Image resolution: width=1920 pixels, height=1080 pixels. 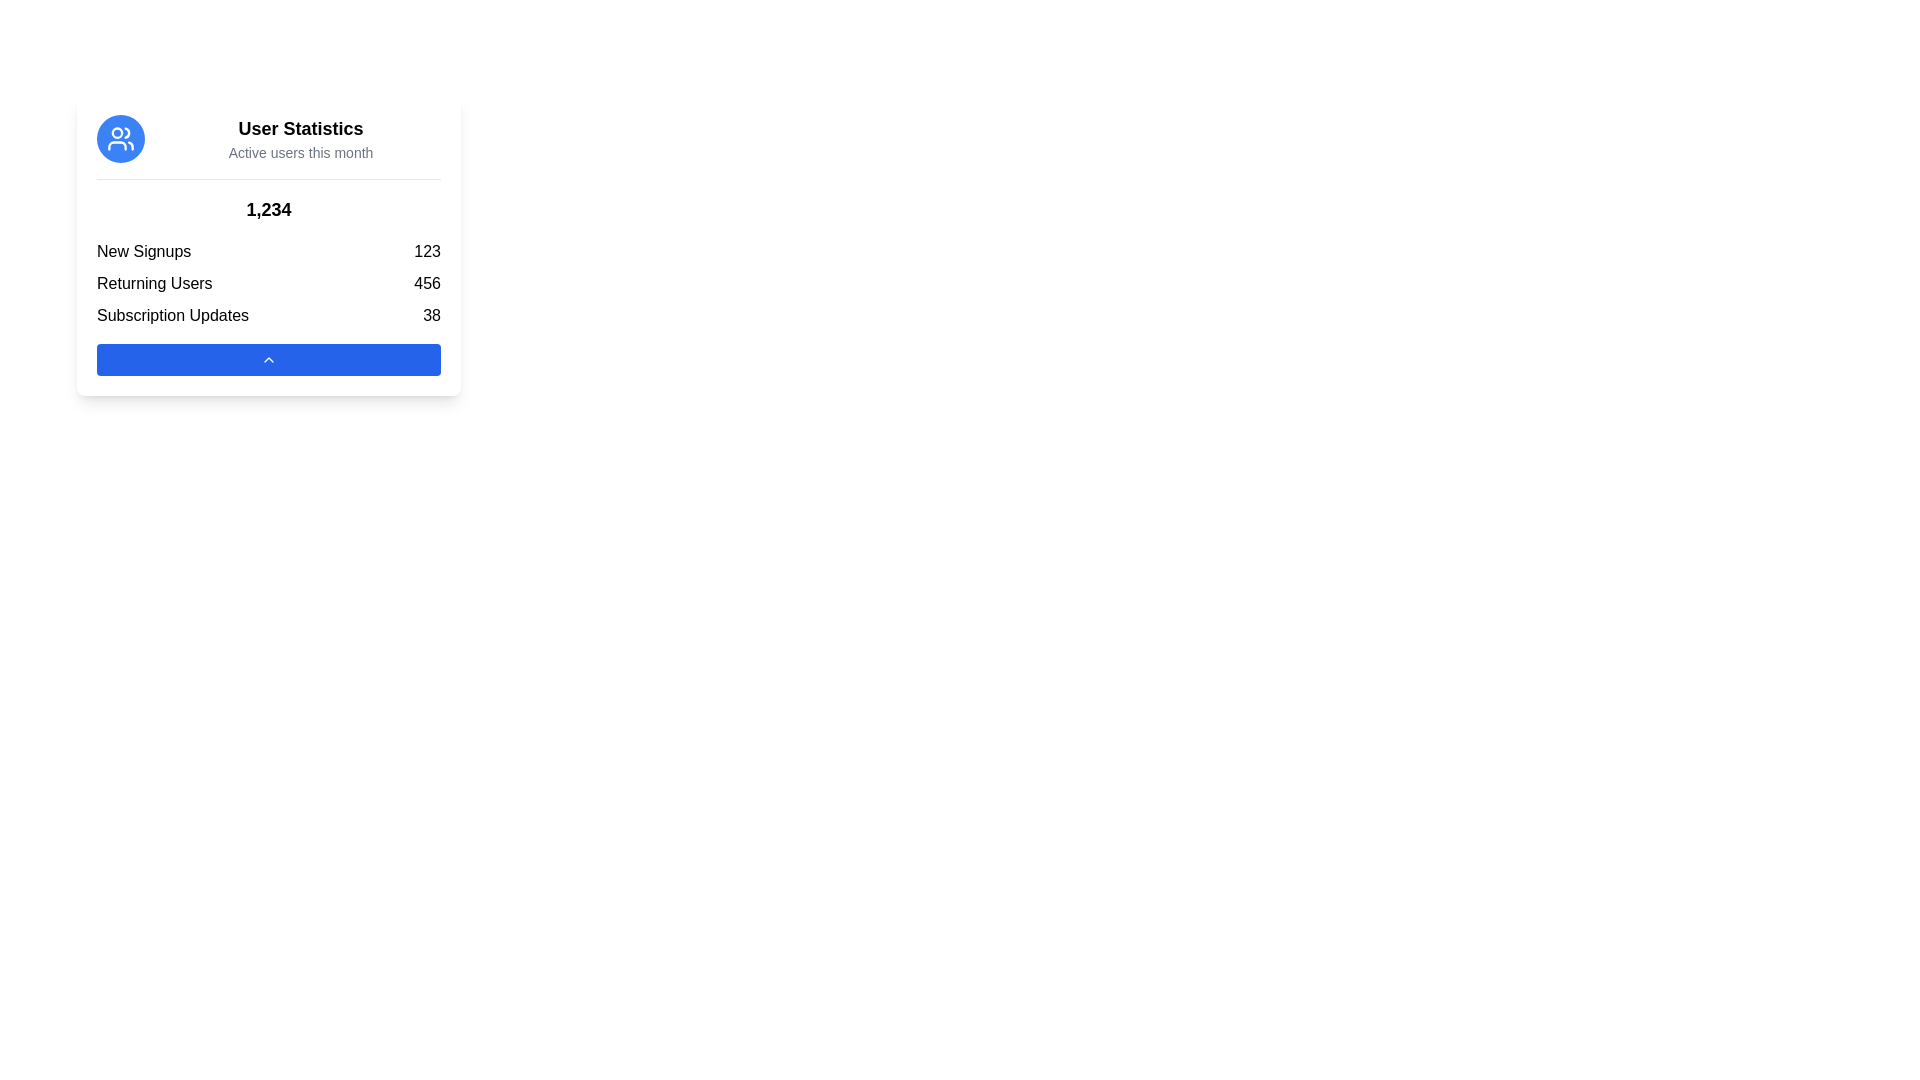 What do you see at coordinates (426, 284) in the screenshot?
I see `the text label displaying the count of returning users in the User Statistics card` at bounding box center [426, 284].